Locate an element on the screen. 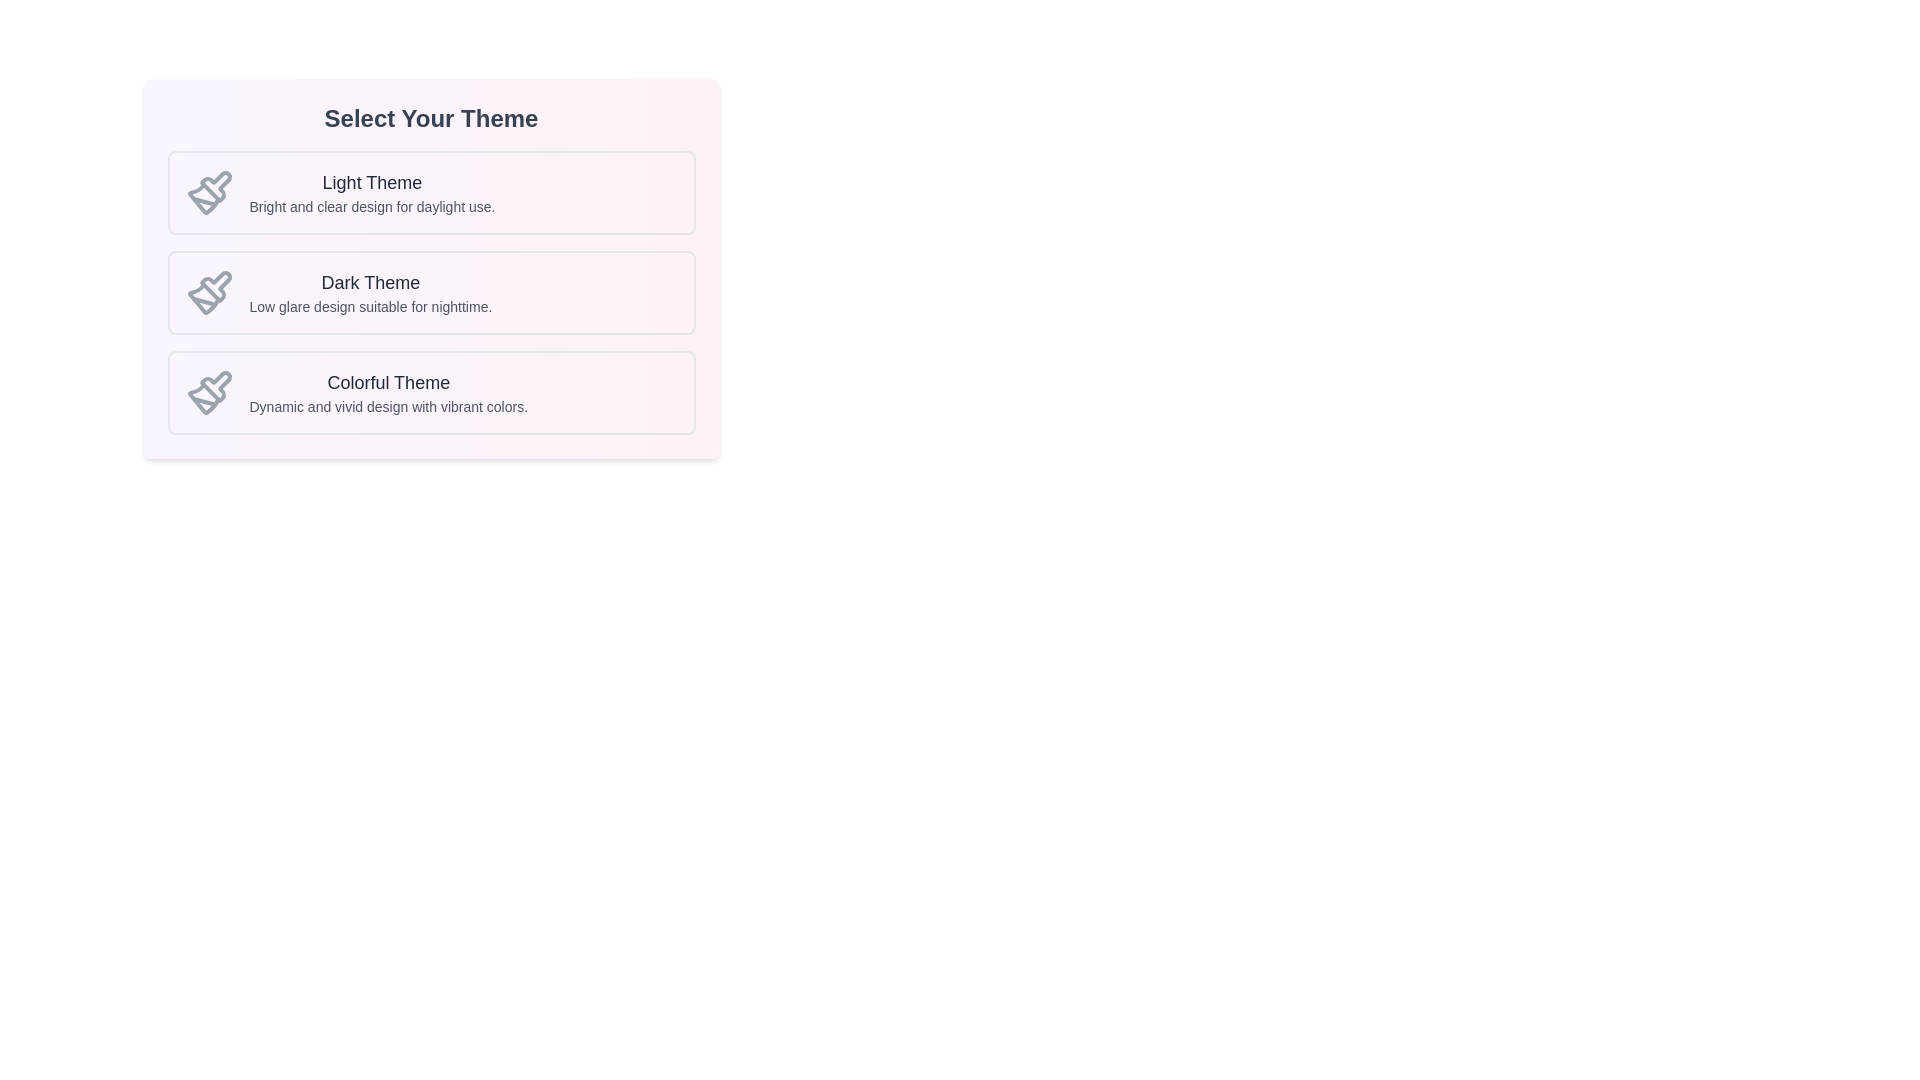 This screenshot has width=1920, height=1080. the 'Colorful Theme' icon, which is located at the left side of the theme card and is visually representative of a dynamic design theme is located at coordinates (209, 393).